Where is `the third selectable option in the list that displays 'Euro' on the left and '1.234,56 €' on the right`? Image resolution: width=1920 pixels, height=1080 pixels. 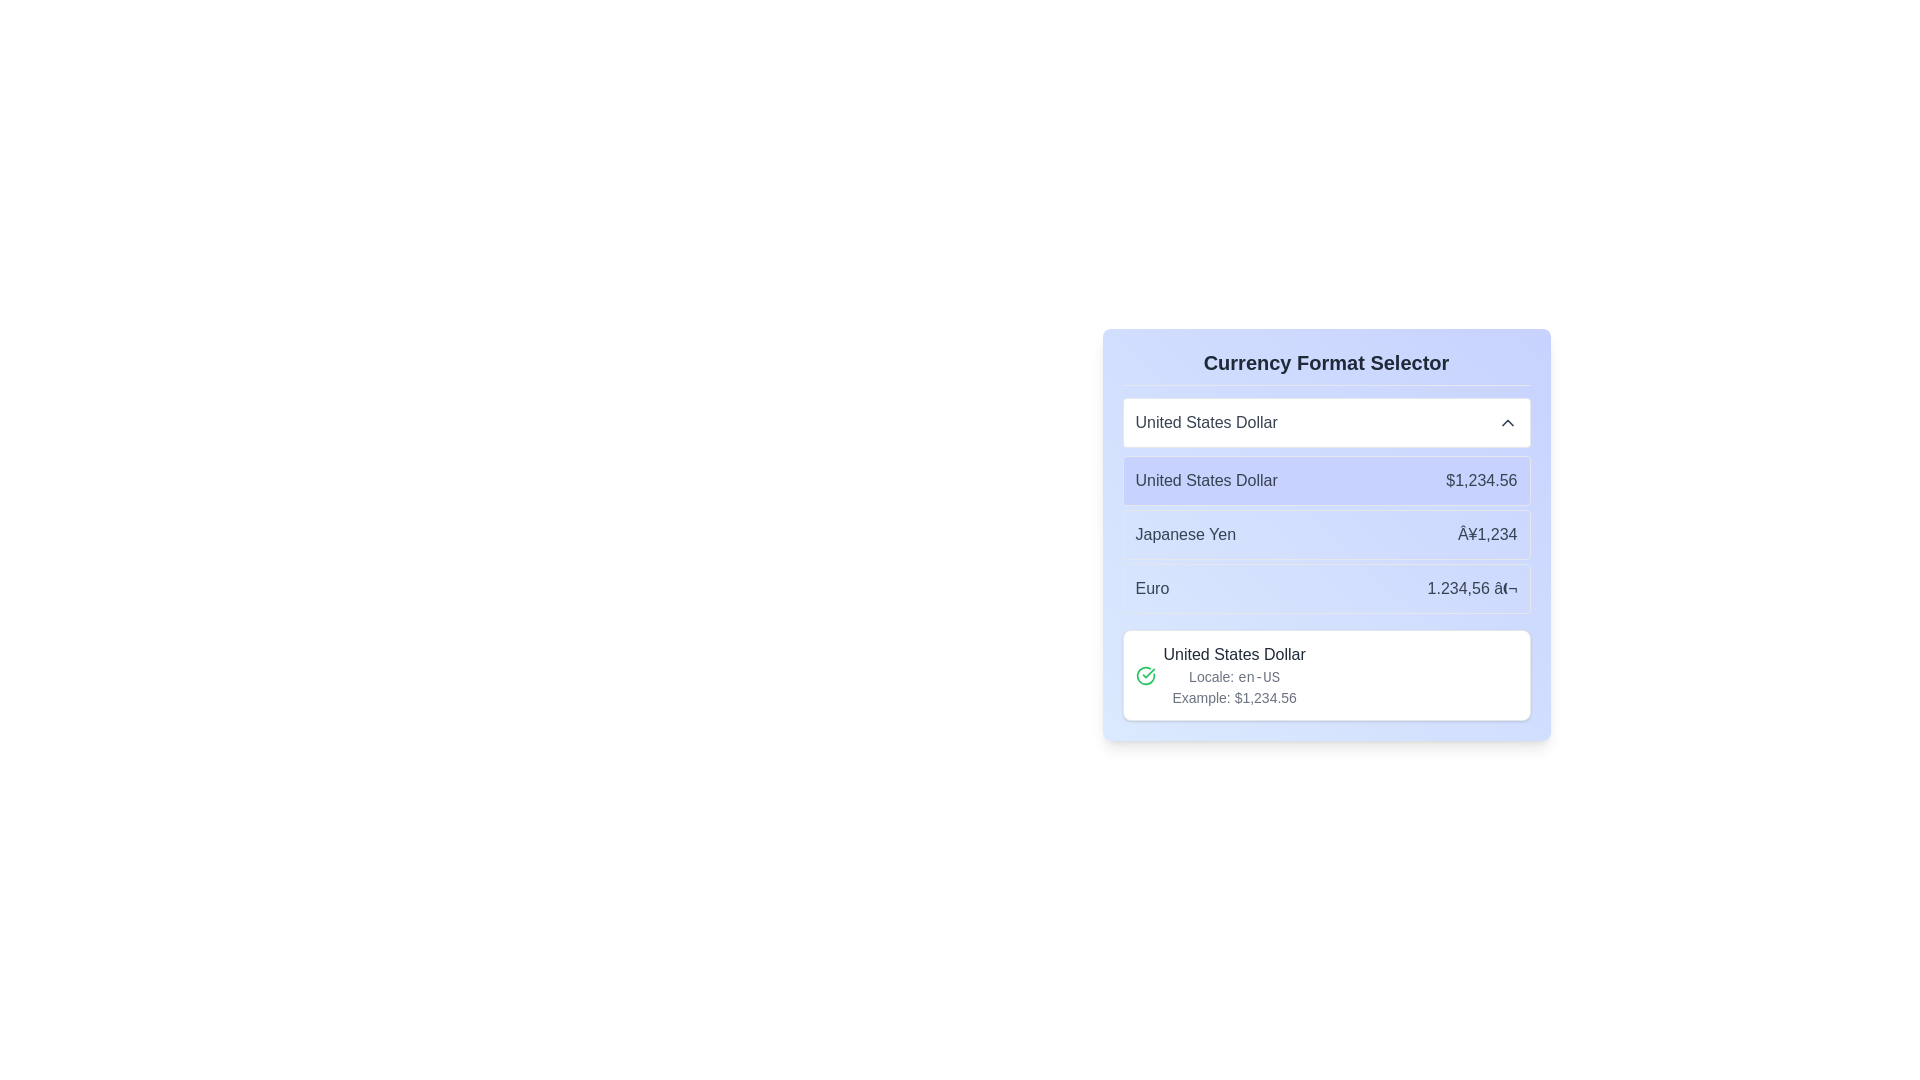
the third selectable option in the list that displays 'Euro' on the left and '1.234,56 €' on the right is located at coordinates (1326, 588).